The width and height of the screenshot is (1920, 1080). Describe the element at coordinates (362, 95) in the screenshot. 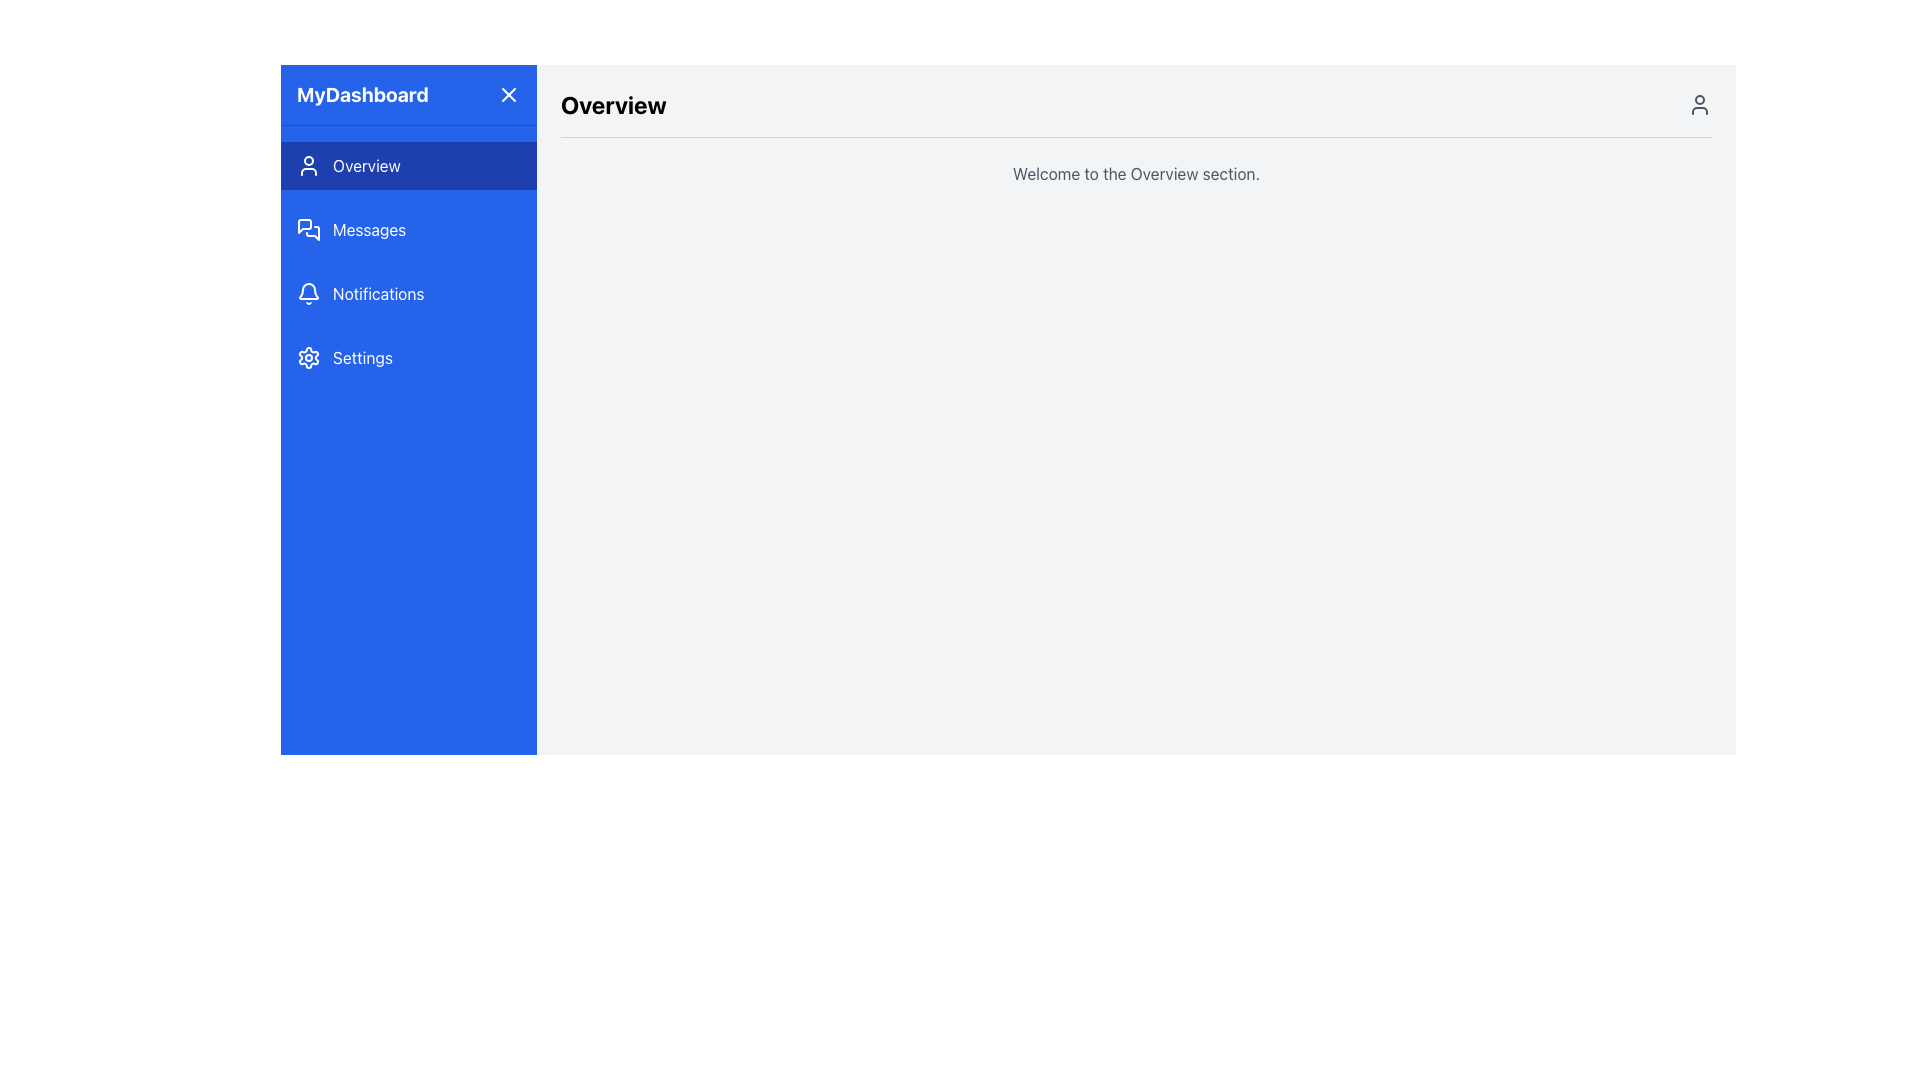

I see `text label 'MyDashboard' which is styled in bold and large font, located in the top-left corner of the interface within the header section of a sidebar` at that location.